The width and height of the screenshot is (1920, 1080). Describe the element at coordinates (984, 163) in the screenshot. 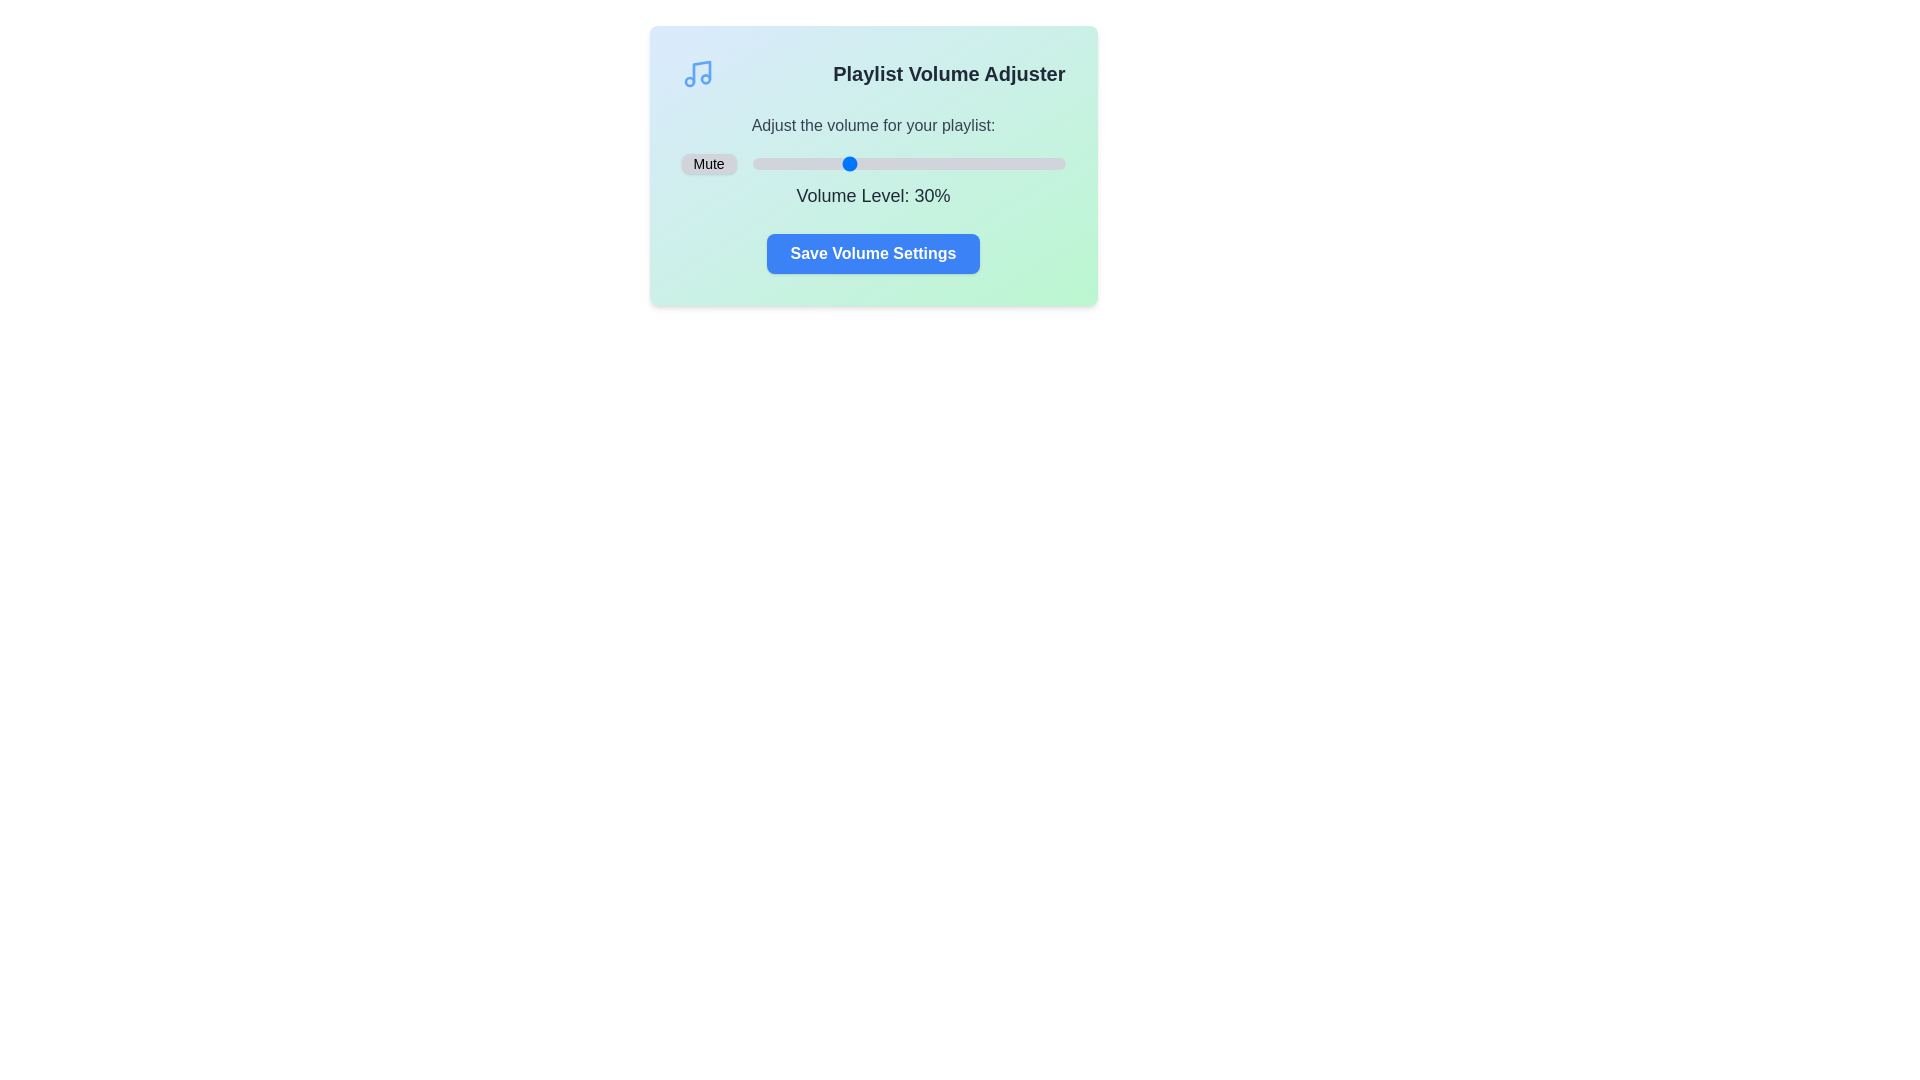

I see `the volume slider to set the volume to 74%` at that location.